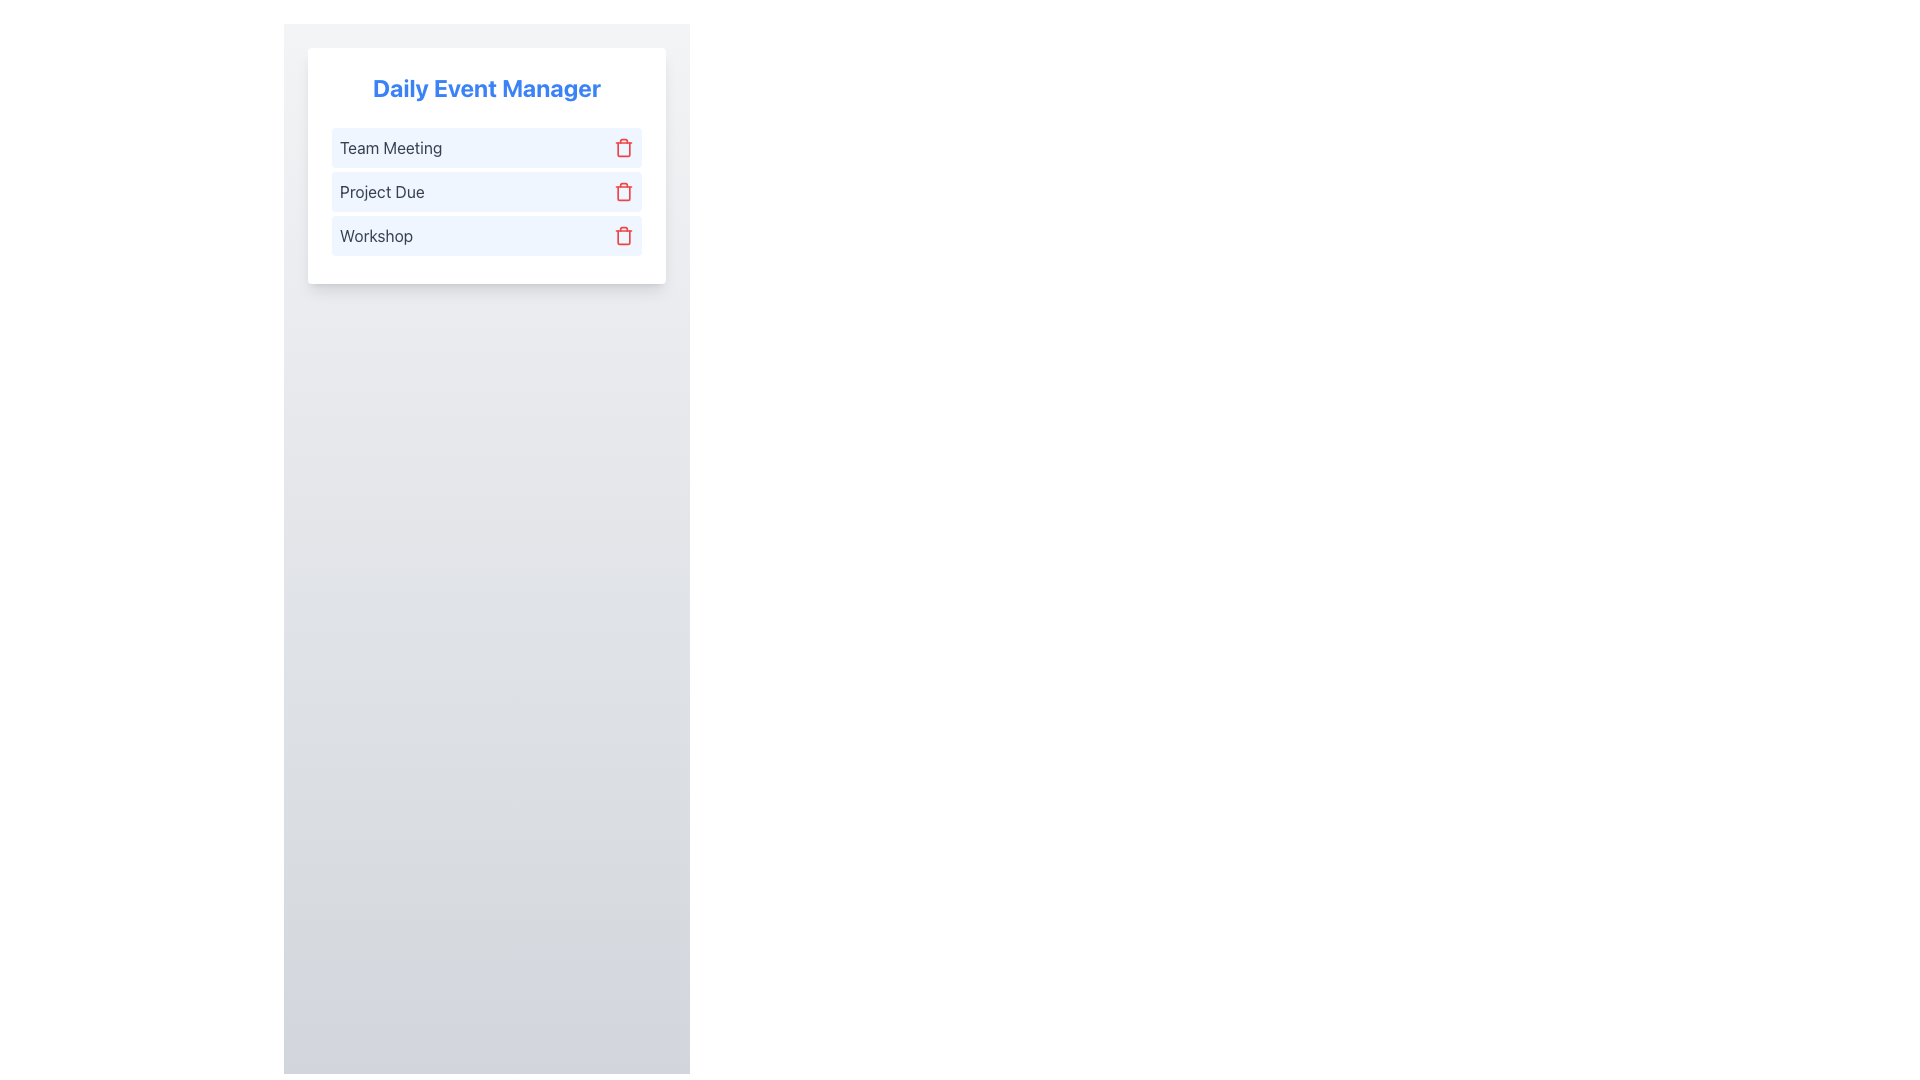 Image resolution: width=1920 pixels, height=1080 pixels. What do you see at coordinates (486, 87) in the screenshot?
I see `the Text Display element that serves as the title or header for the card, which is positioned at the top of the card layout` at bounding box center [486, 87].